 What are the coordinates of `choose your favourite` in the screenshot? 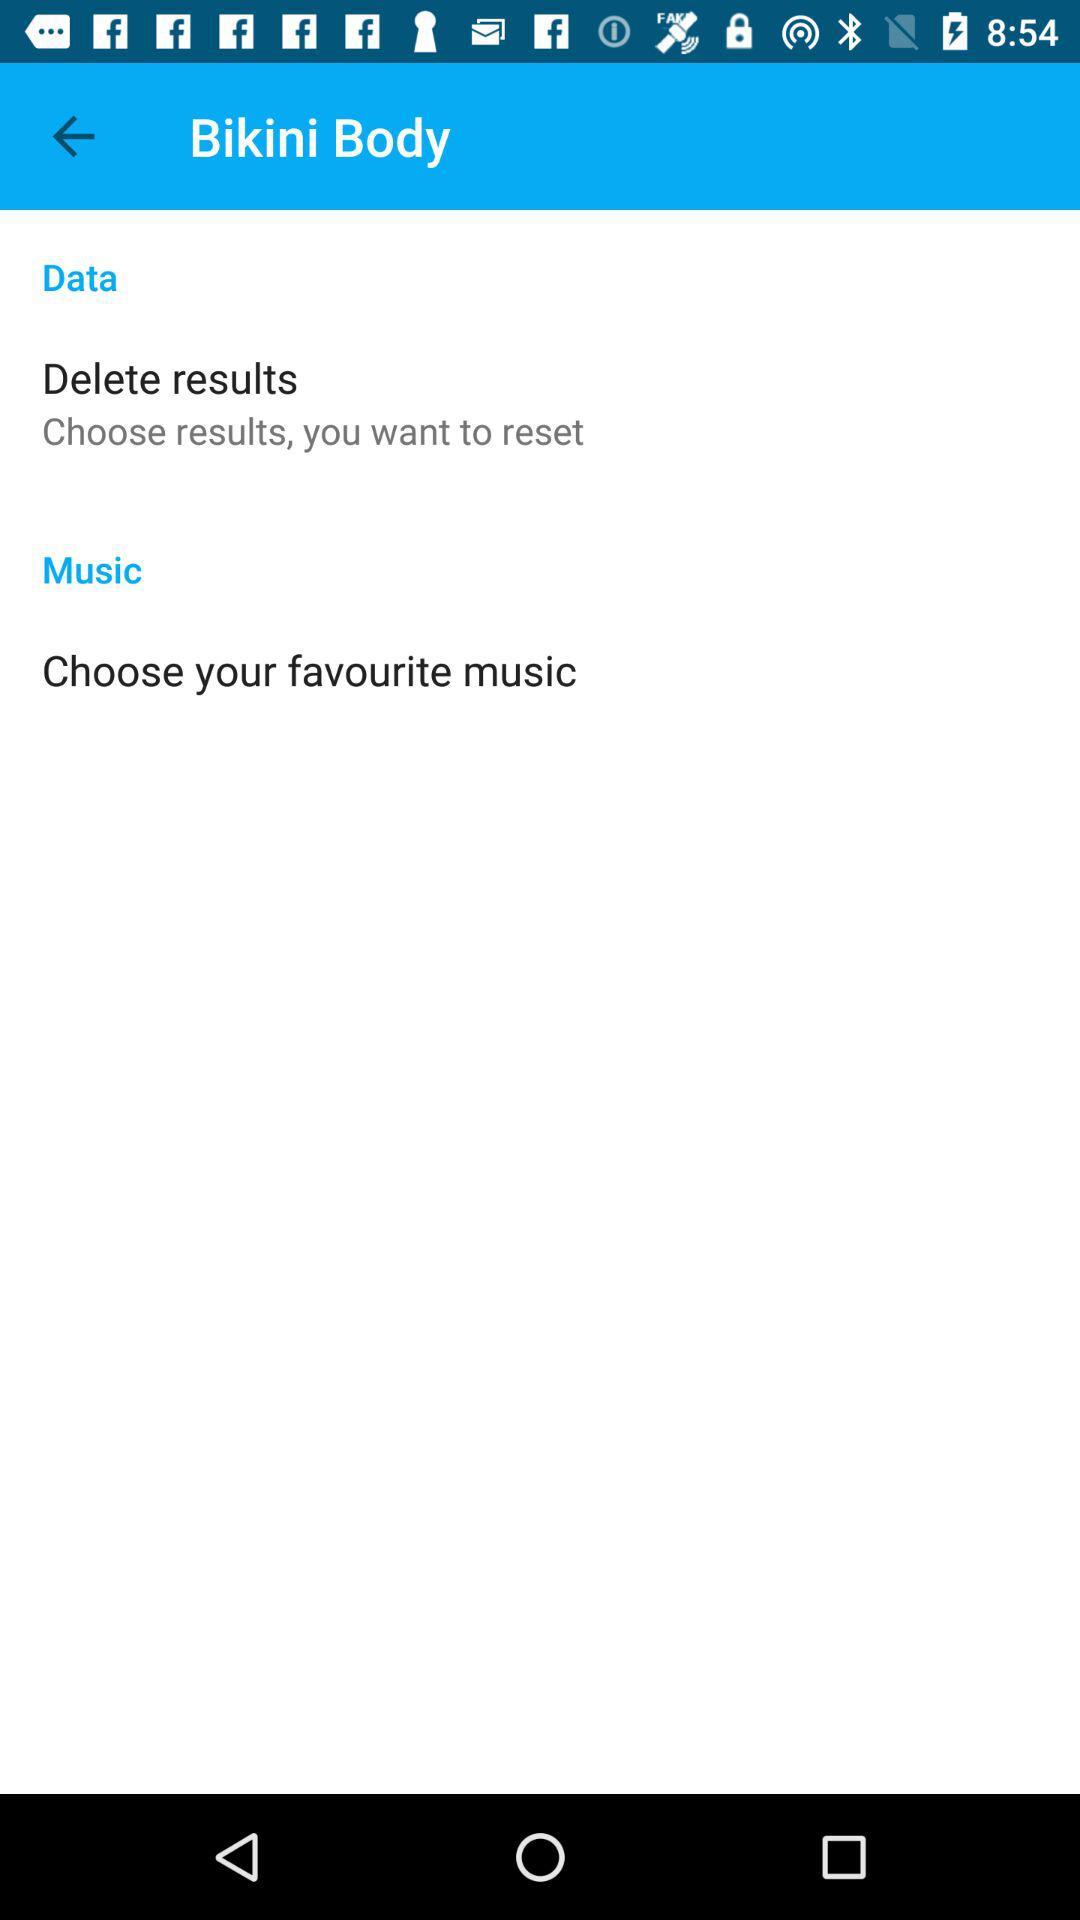 It's located at (309, 669).